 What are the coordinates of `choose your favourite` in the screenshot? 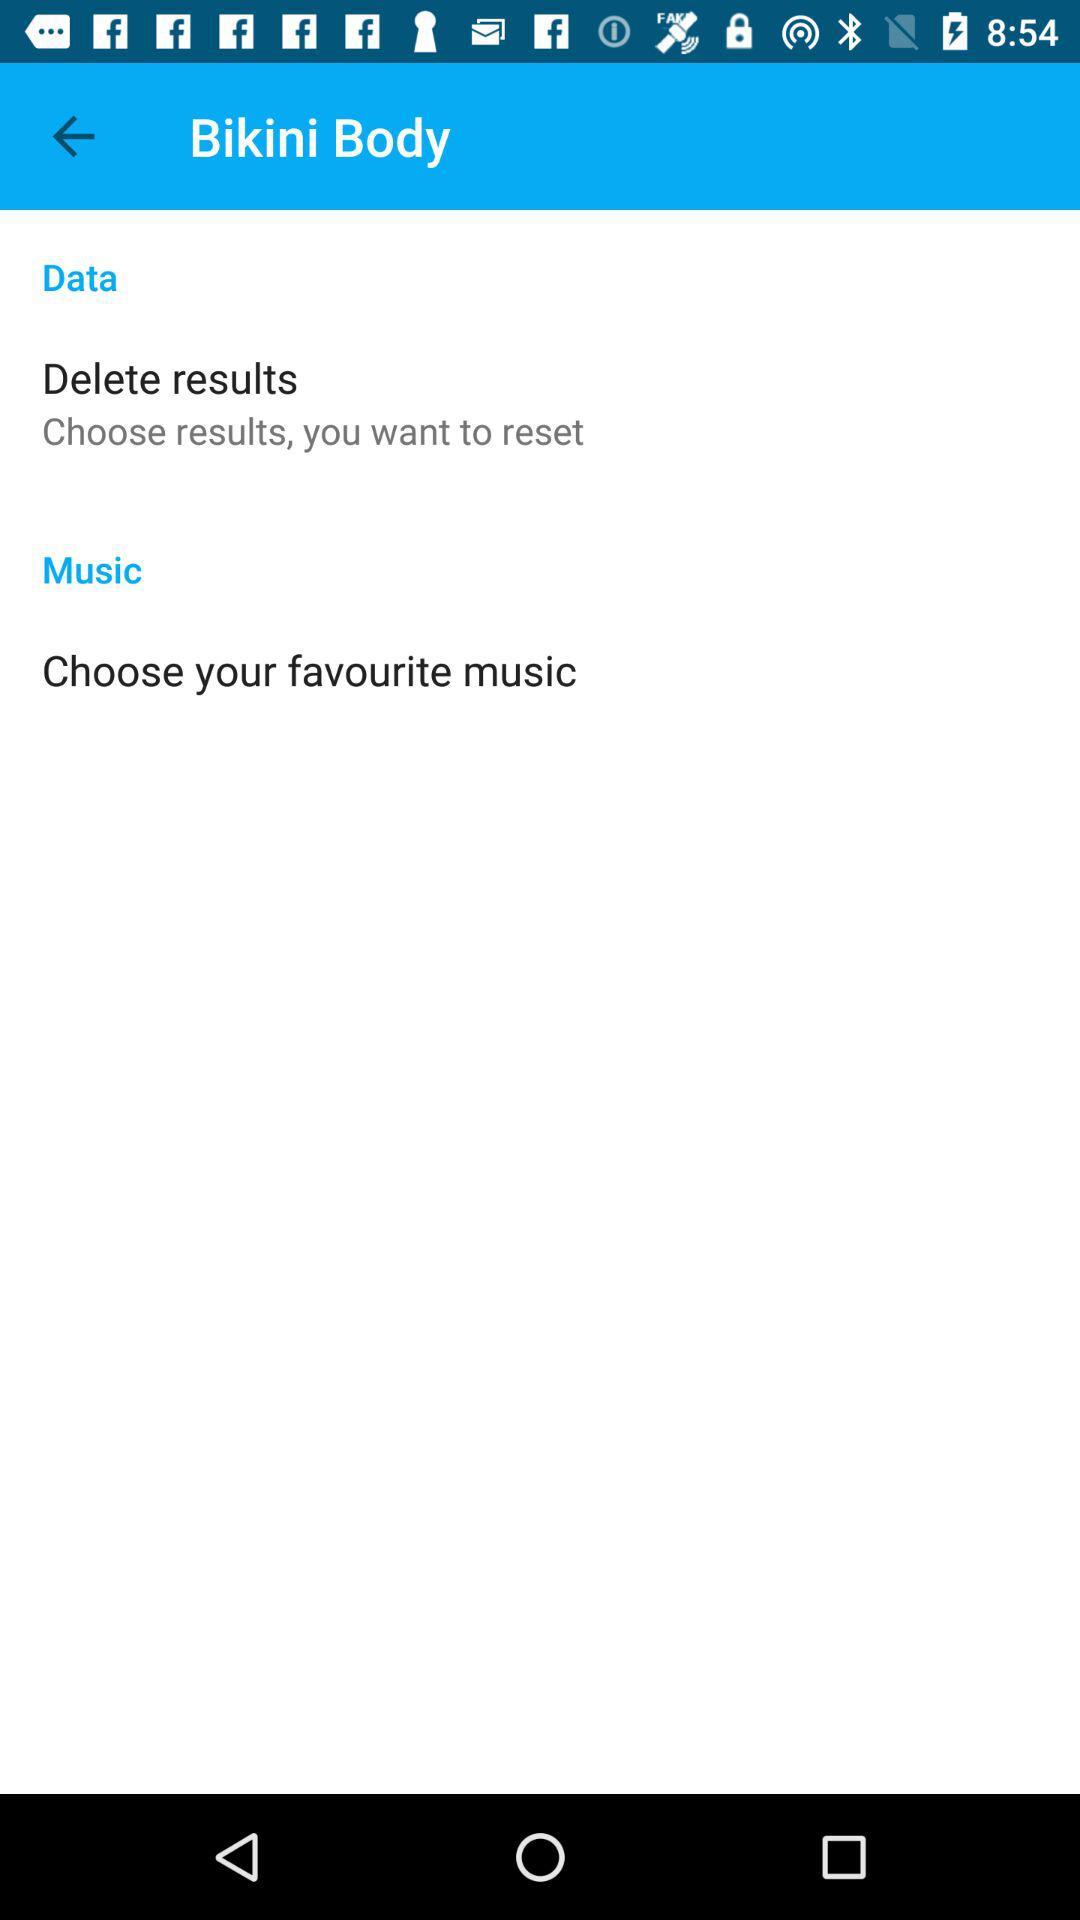 It's located at (309, 669).